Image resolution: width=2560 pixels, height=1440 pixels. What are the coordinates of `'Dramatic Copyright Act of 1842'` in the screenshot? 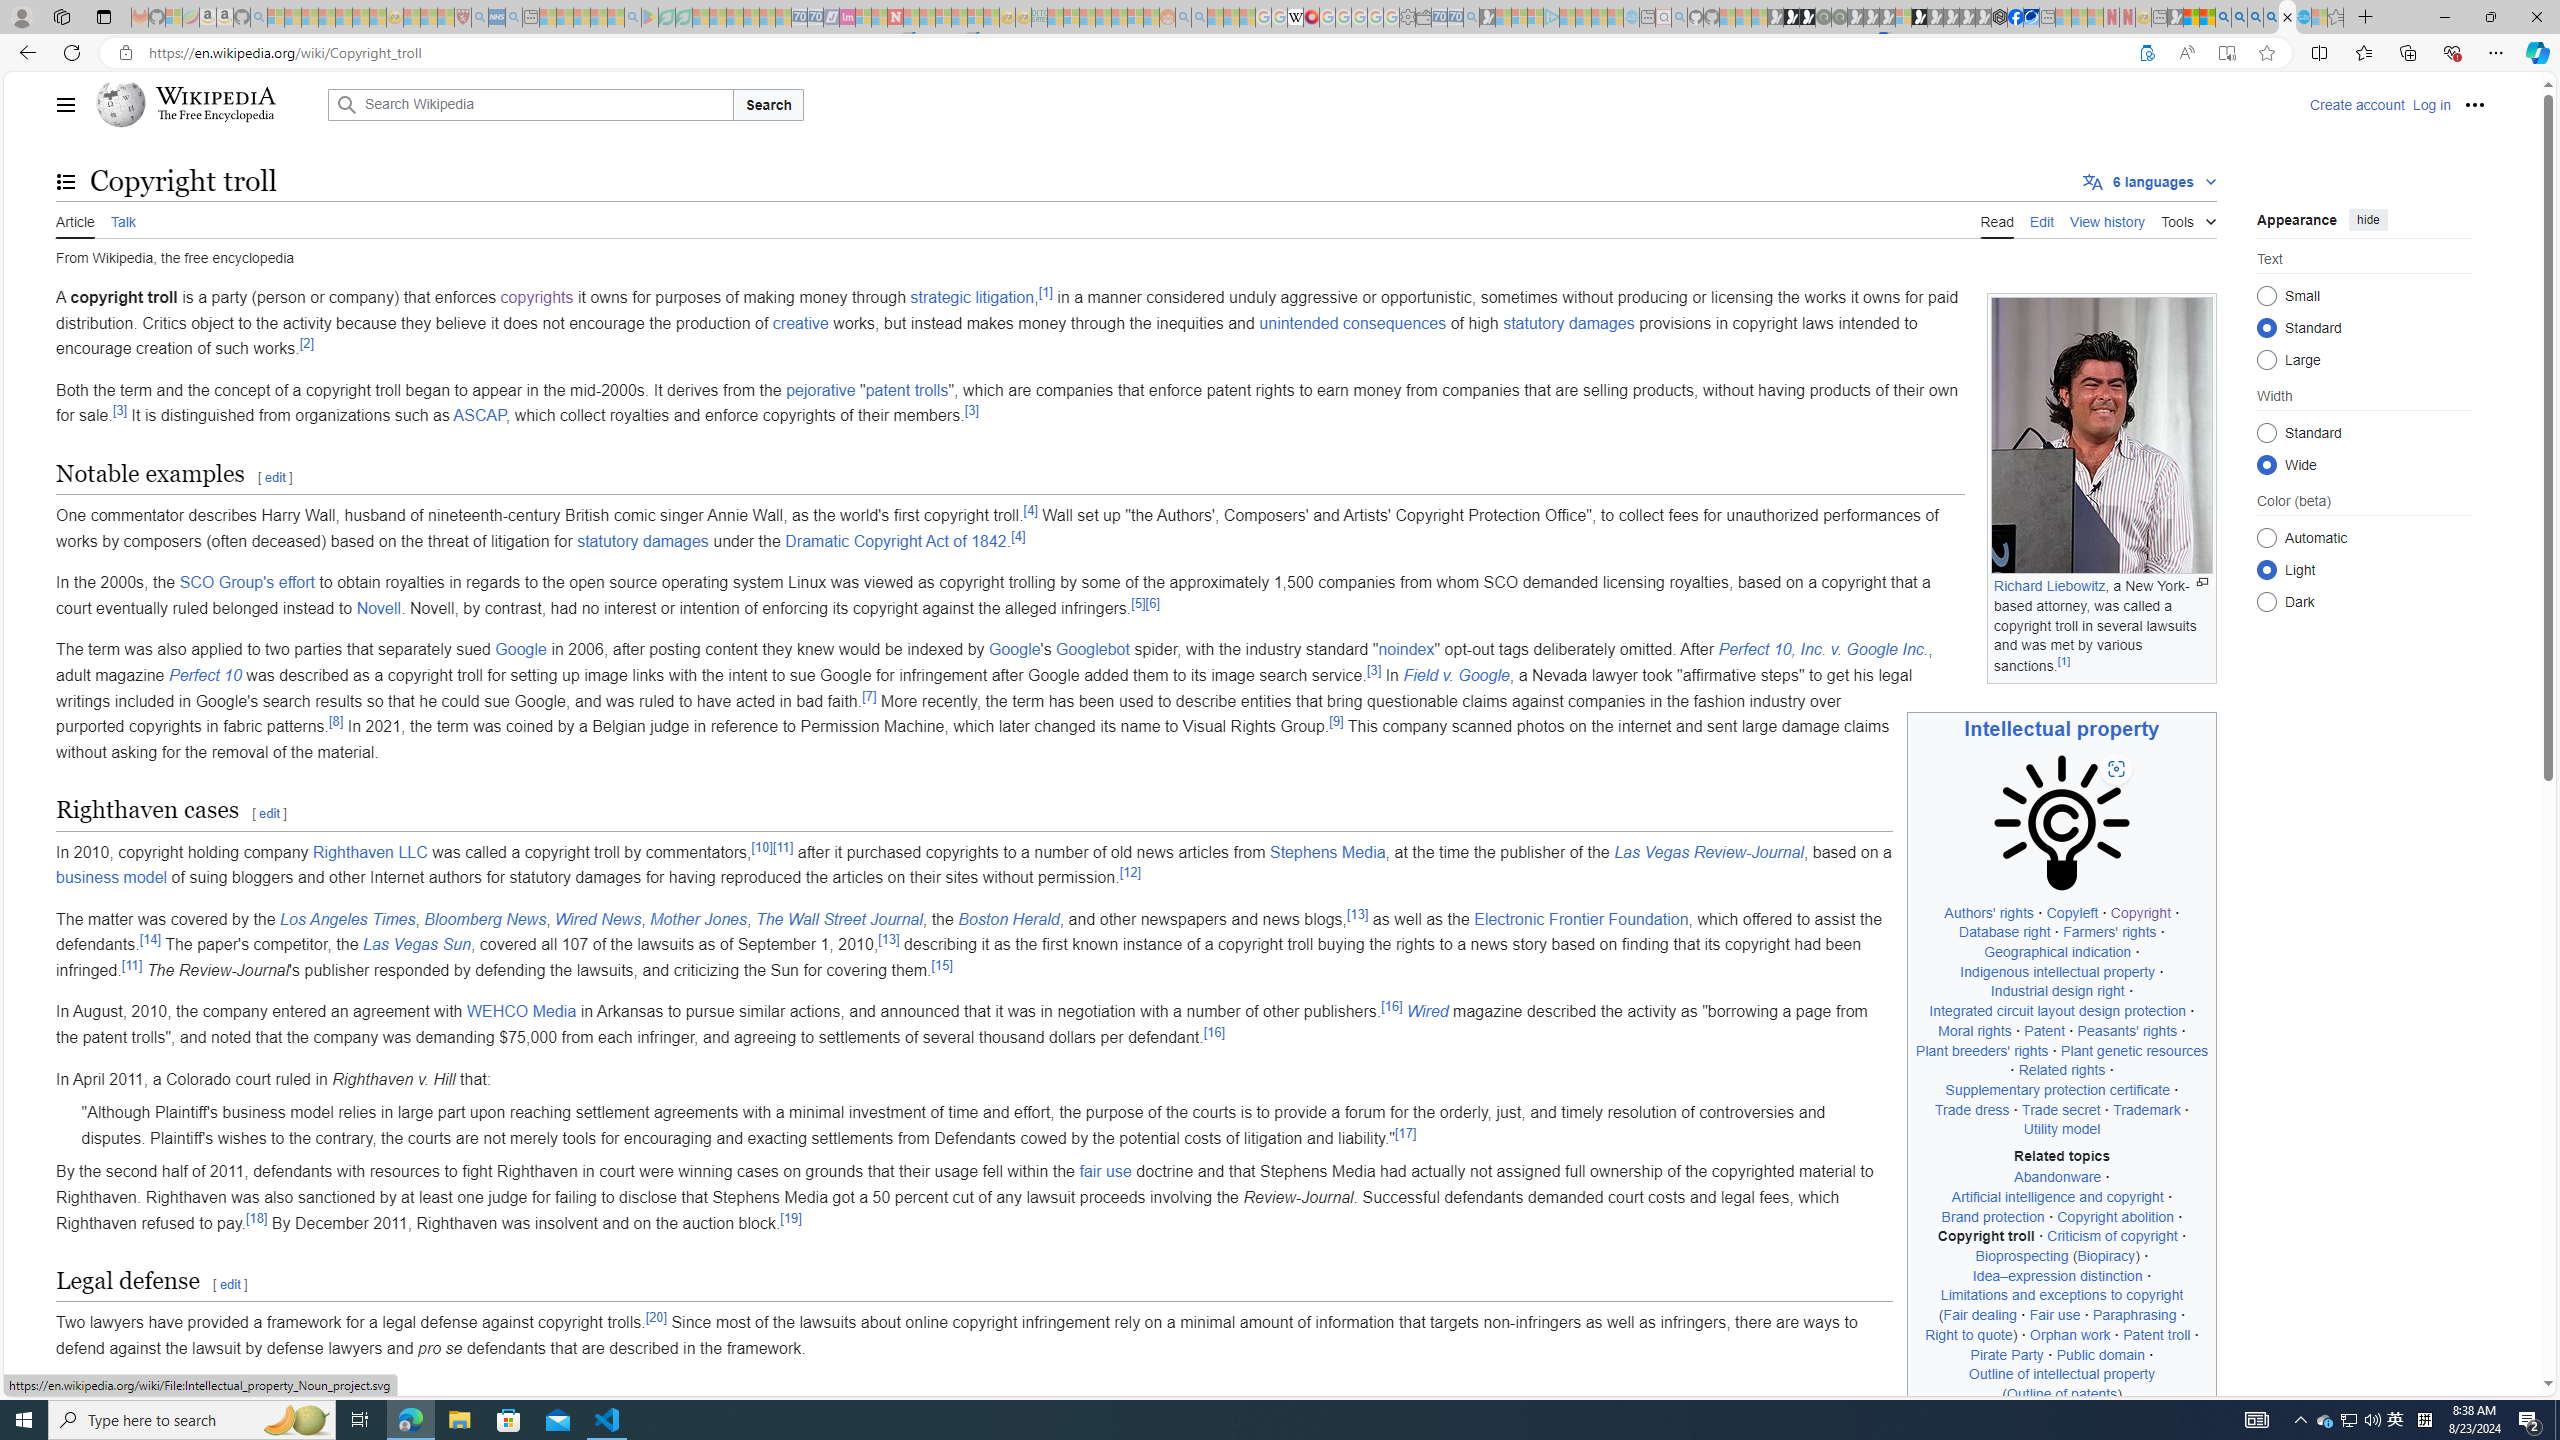 It's located at (896, 540).